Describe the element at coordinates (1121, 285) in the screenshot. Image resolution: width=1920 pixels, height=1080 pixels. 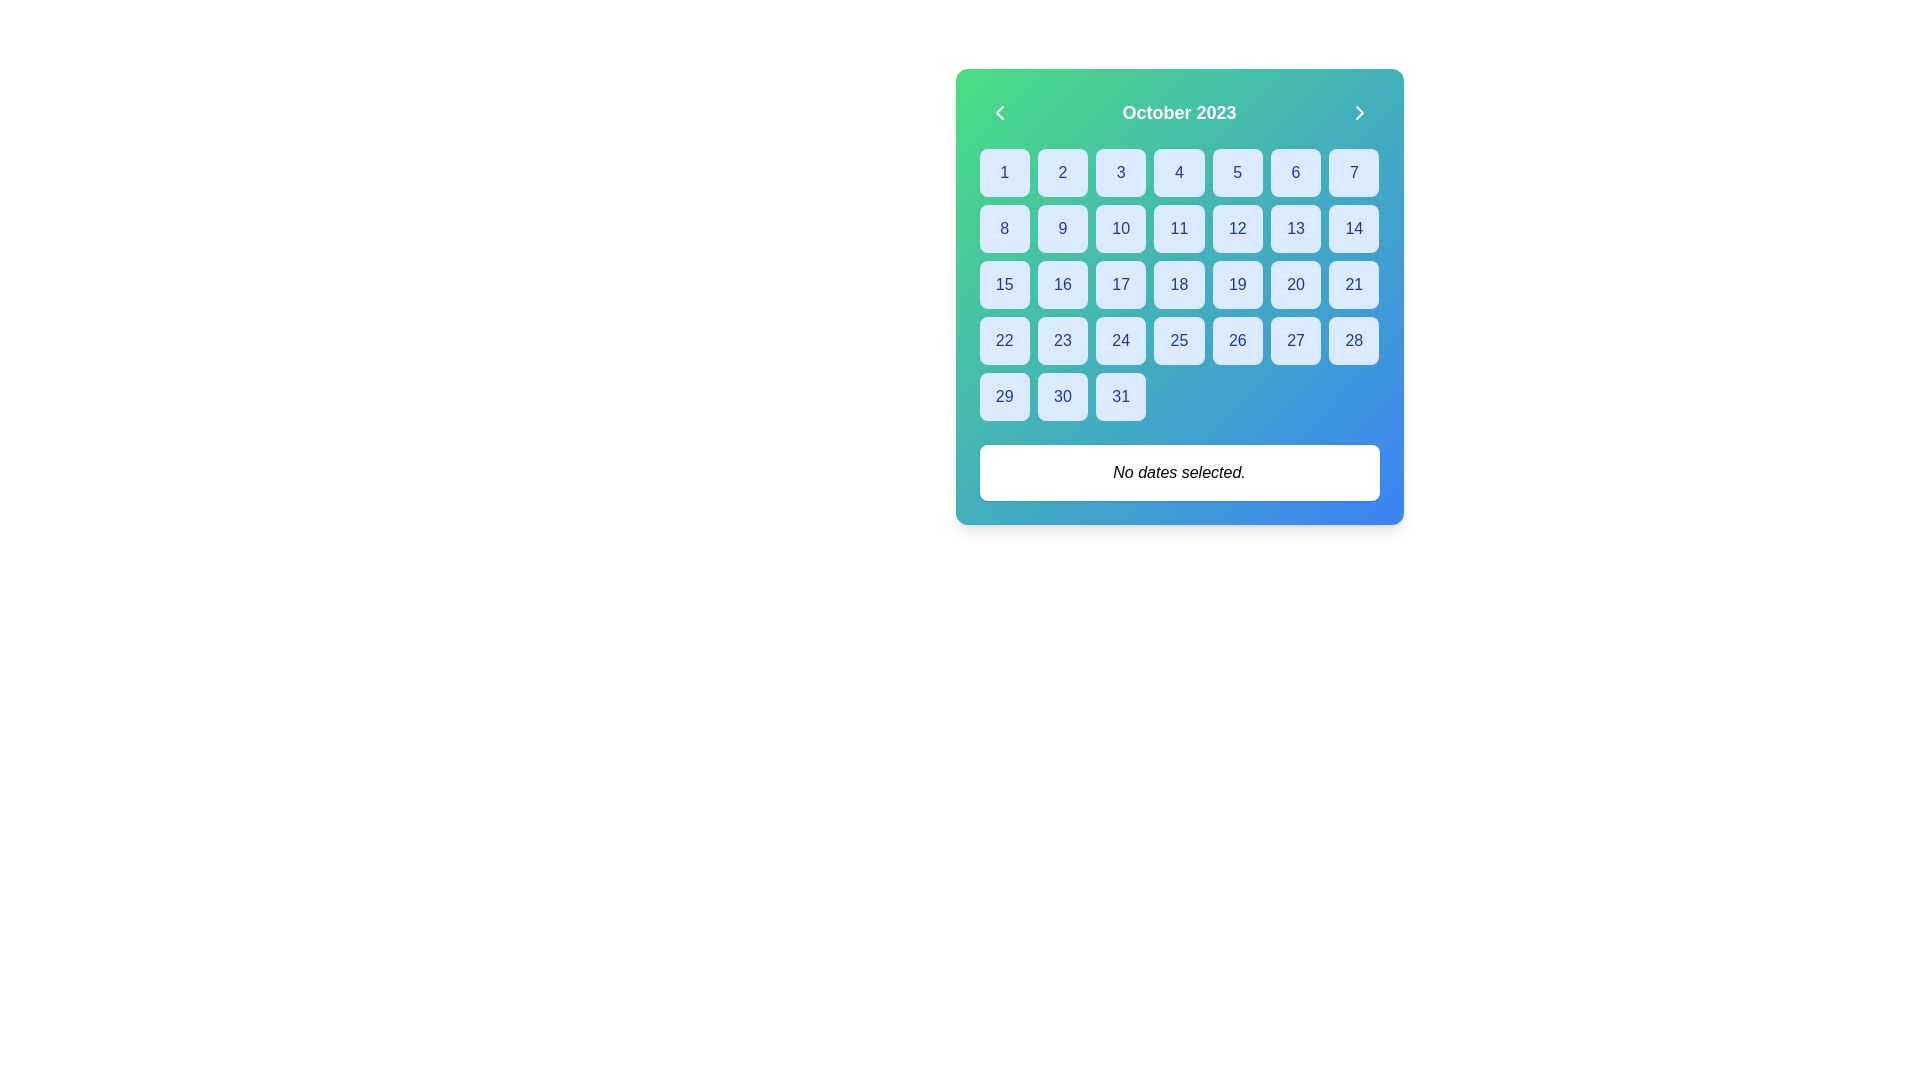
I see `the calendar day cell representing the 17th day of the month, located in the third row and third column of the calendar grid` at that location.